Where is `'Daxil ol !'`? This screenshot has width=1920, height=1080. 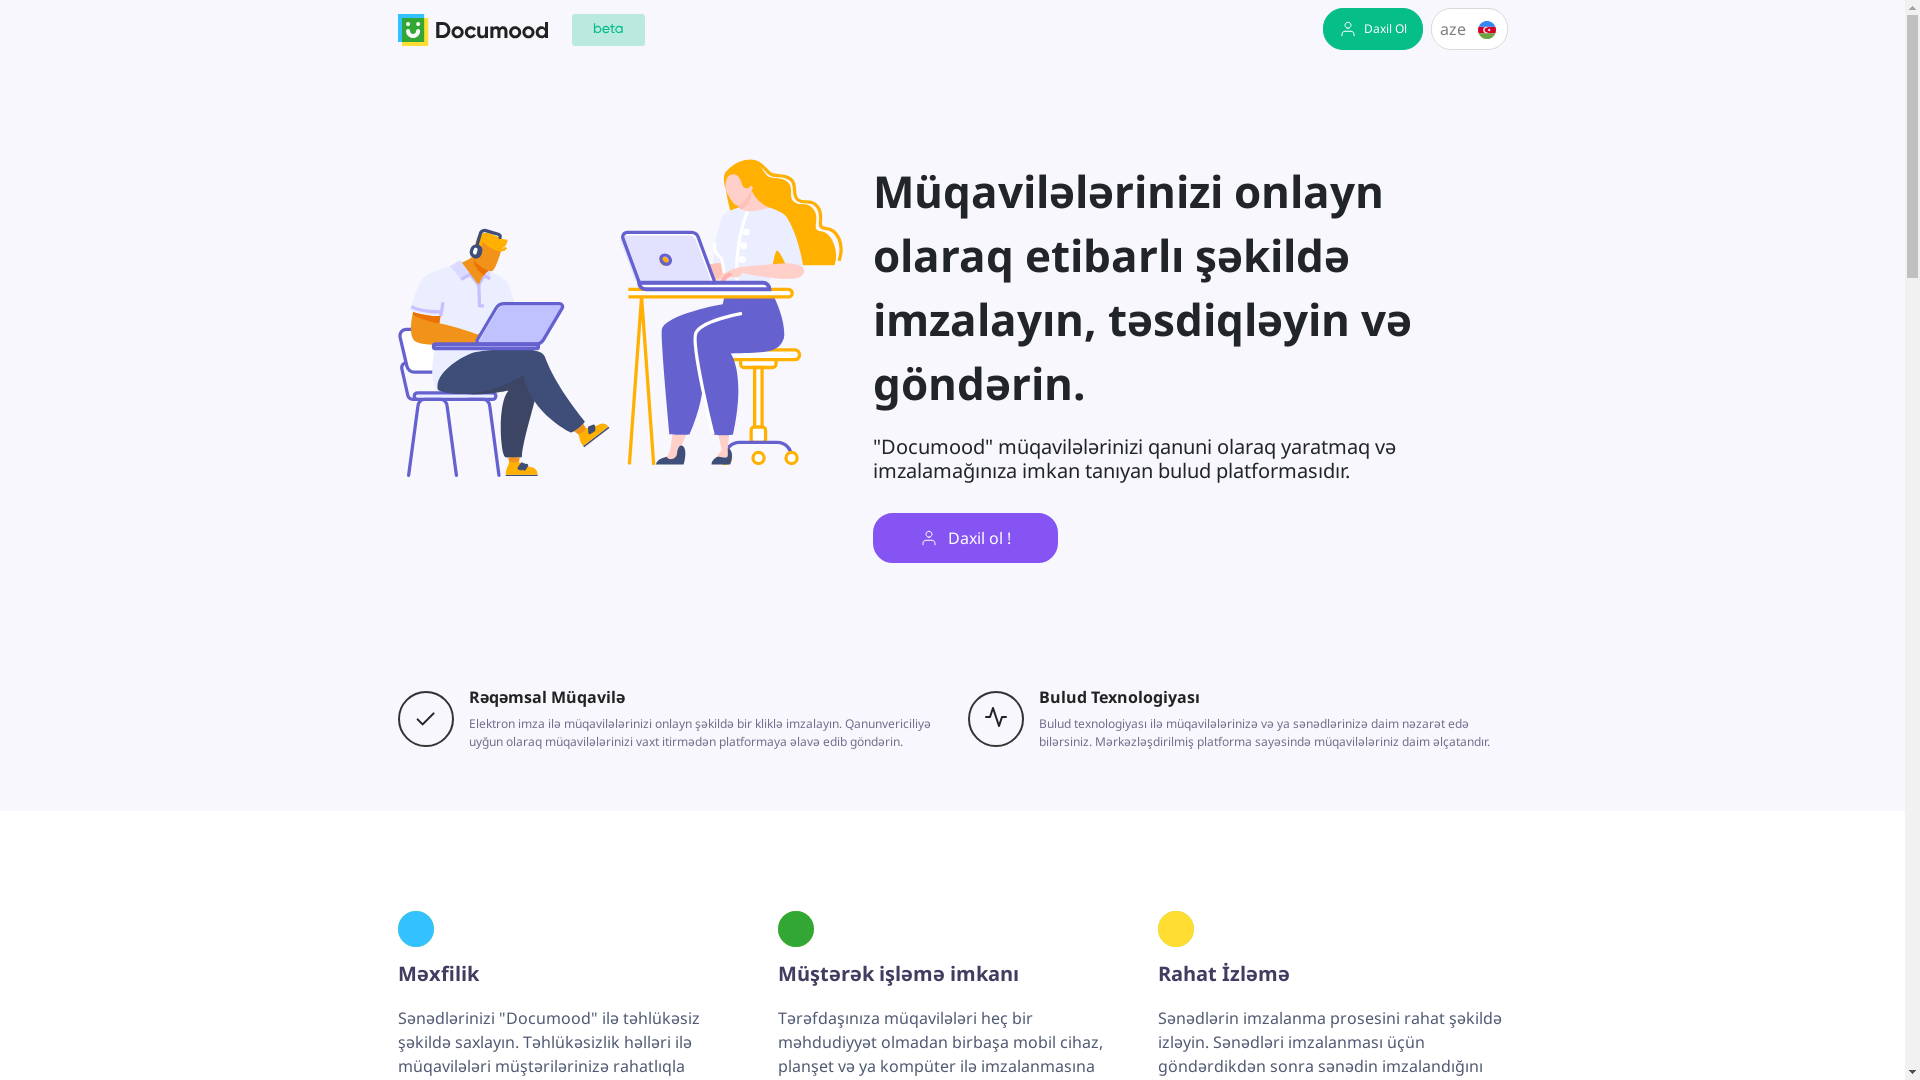
'Daxil ol !' is located at coordinates (964, 536).